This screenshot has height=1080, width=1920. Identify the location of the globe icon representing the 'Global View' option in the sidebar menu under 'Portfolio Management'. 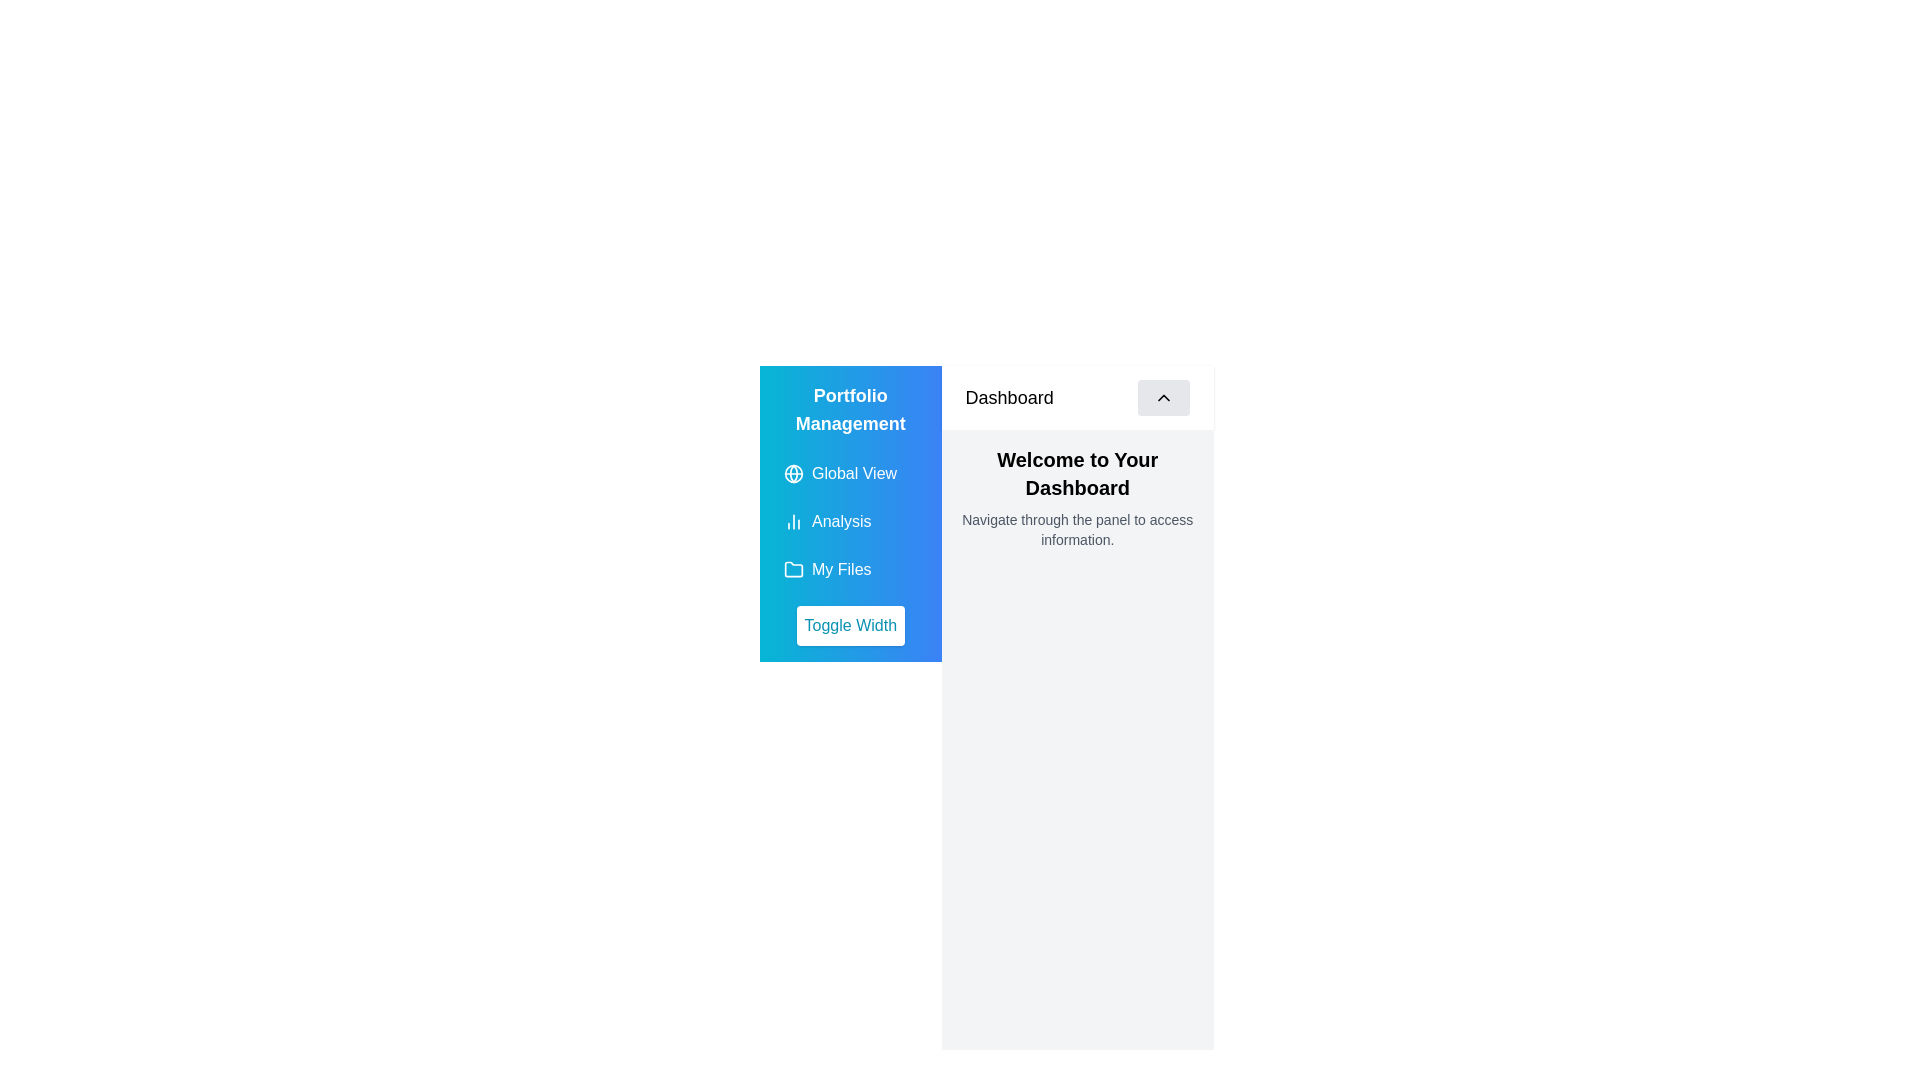
(792, 474).